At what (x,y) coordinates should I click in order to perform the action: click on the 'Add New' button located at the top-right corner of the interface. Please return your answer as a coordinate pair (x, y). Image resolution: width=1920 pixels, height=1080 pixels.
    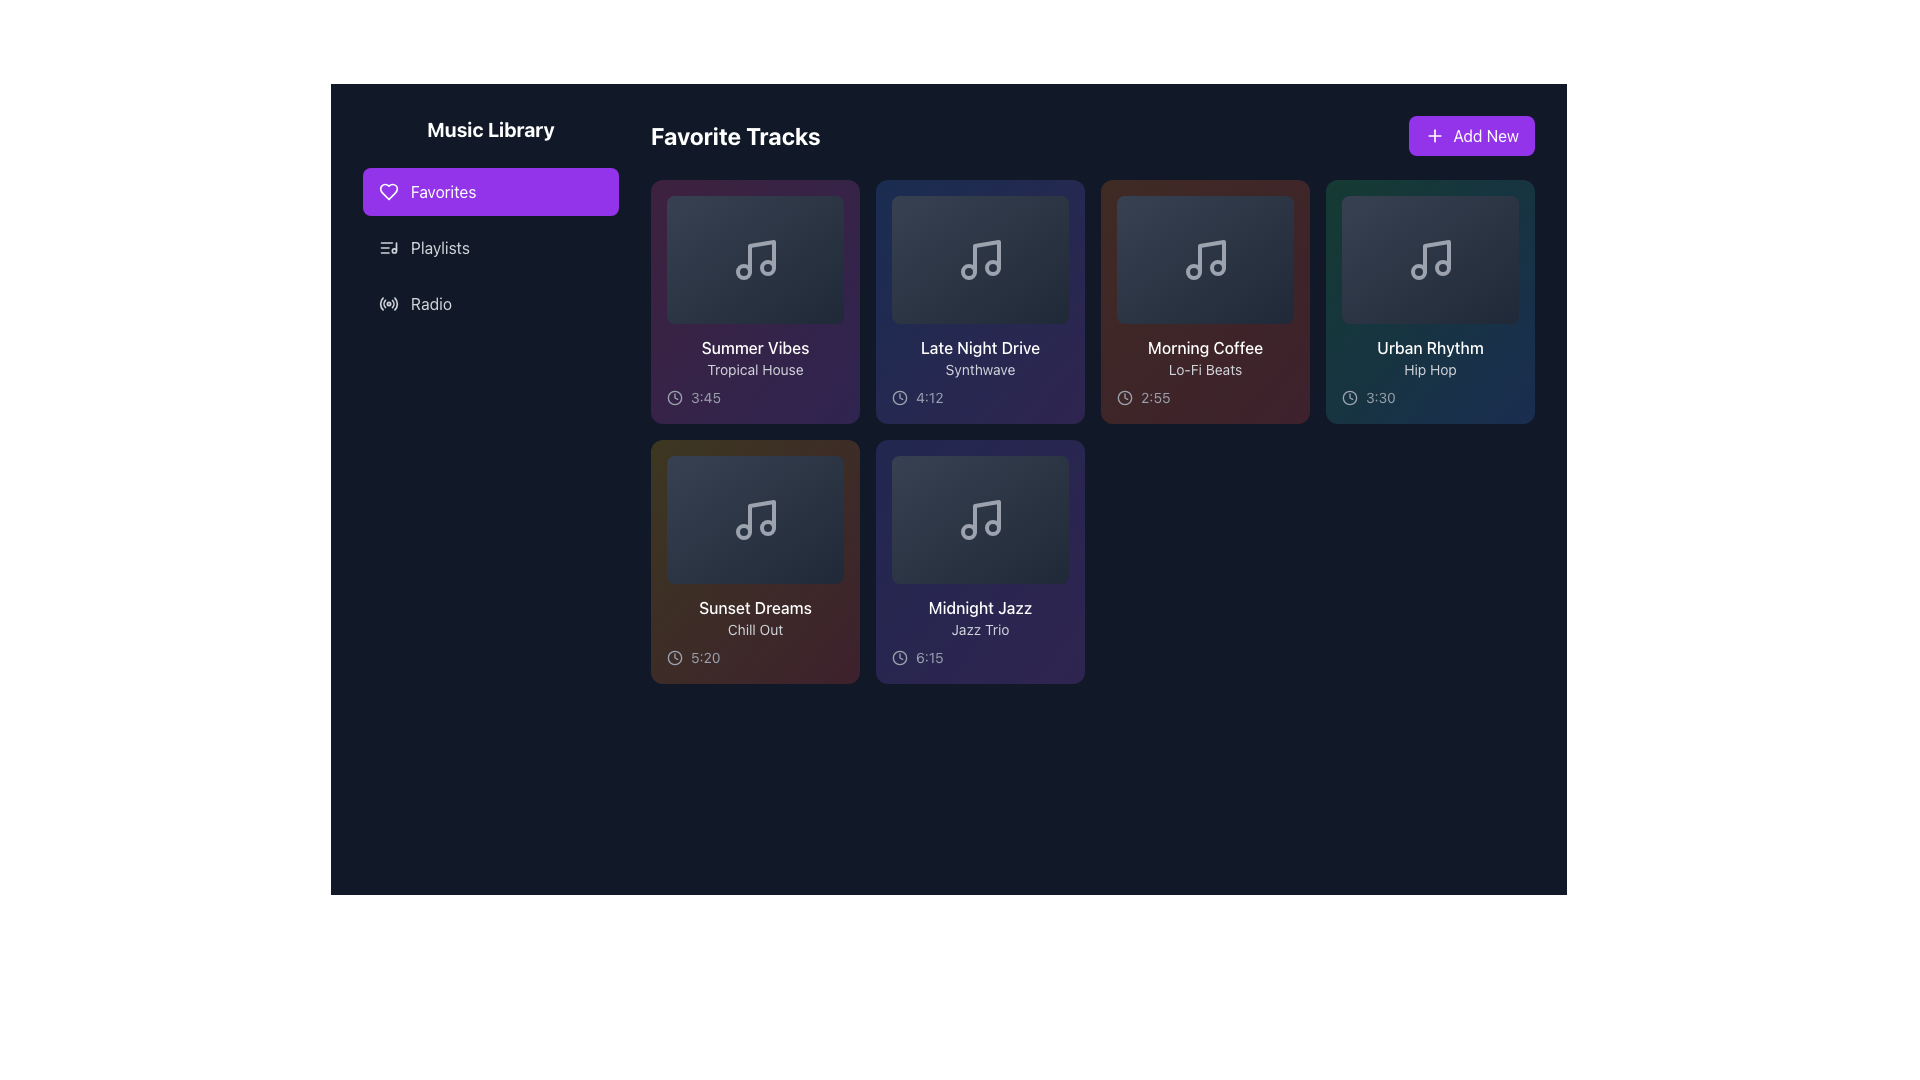
    Looking at the image, I should click on (1486, 135).